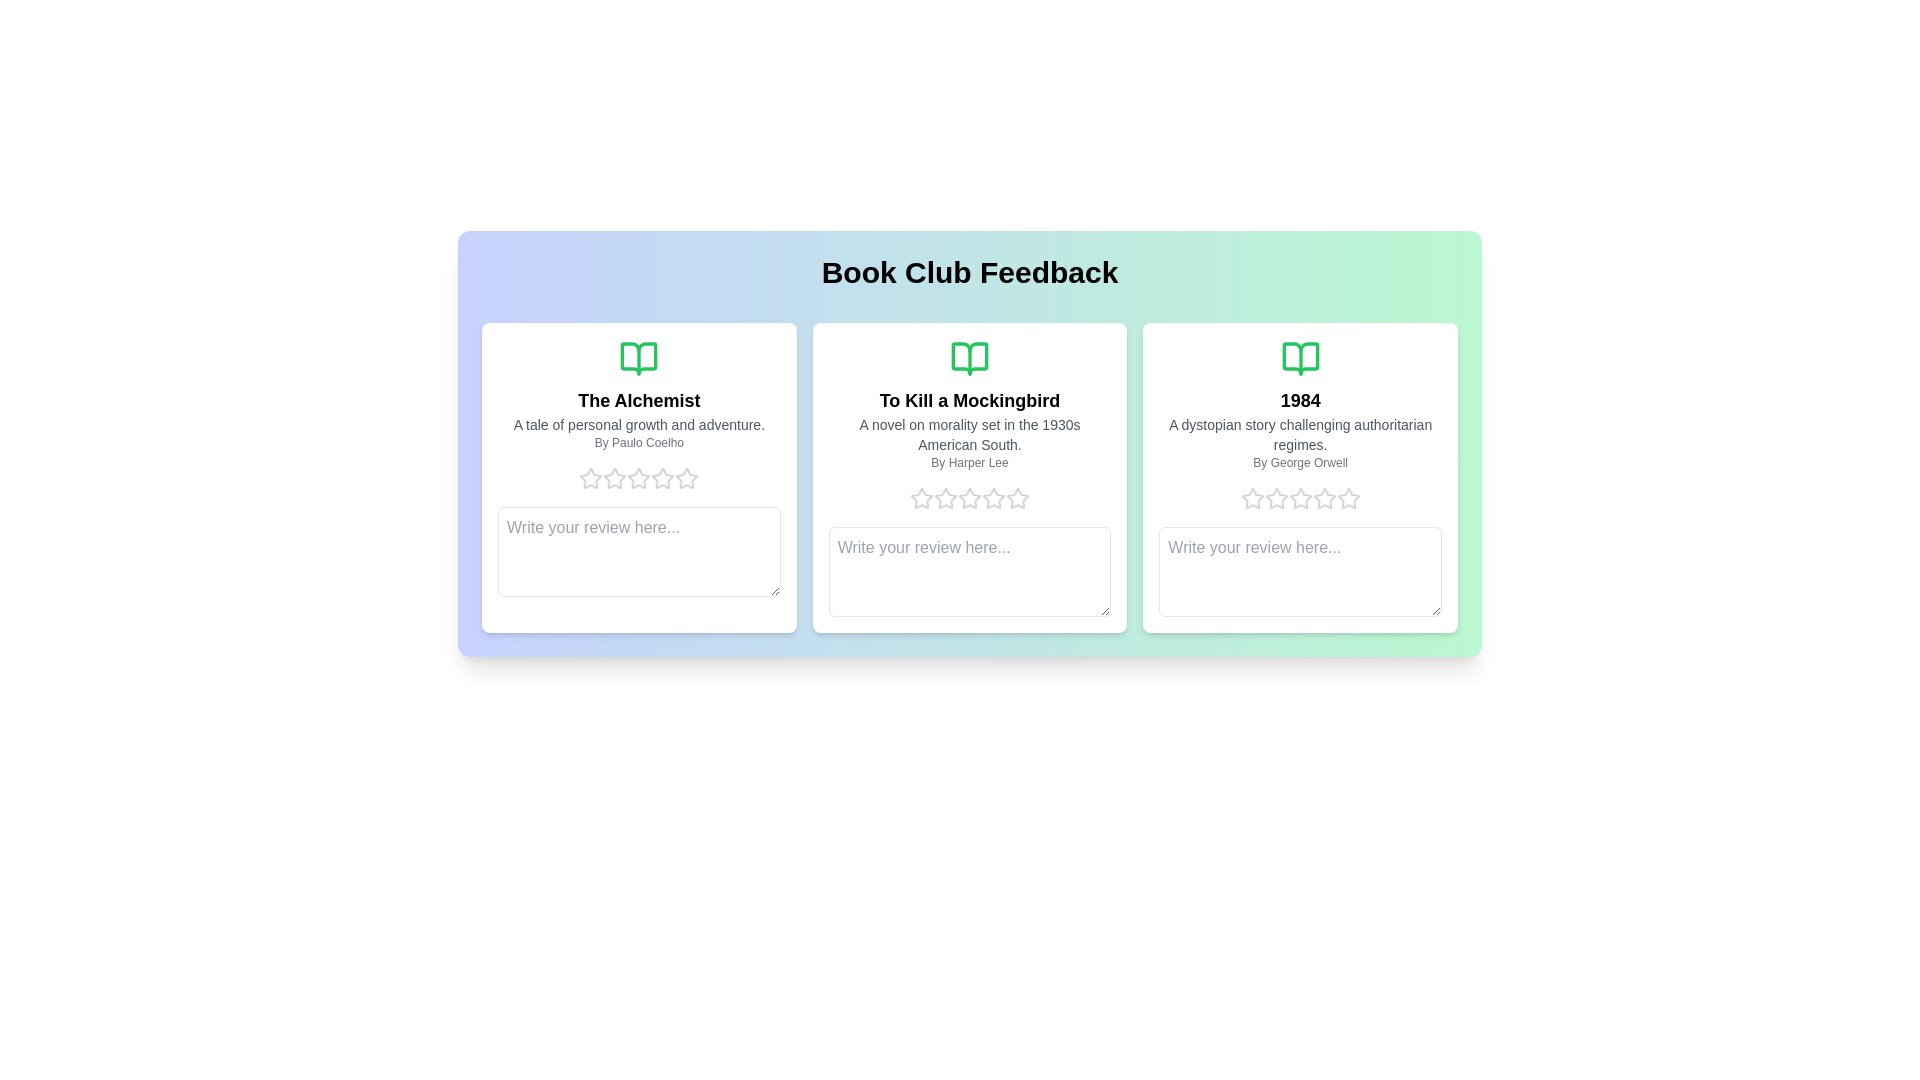  I want to click on the book icon located at the top center of the card titled 'The Alchemist', which visually represents the concept of reading, so click(638, 357).